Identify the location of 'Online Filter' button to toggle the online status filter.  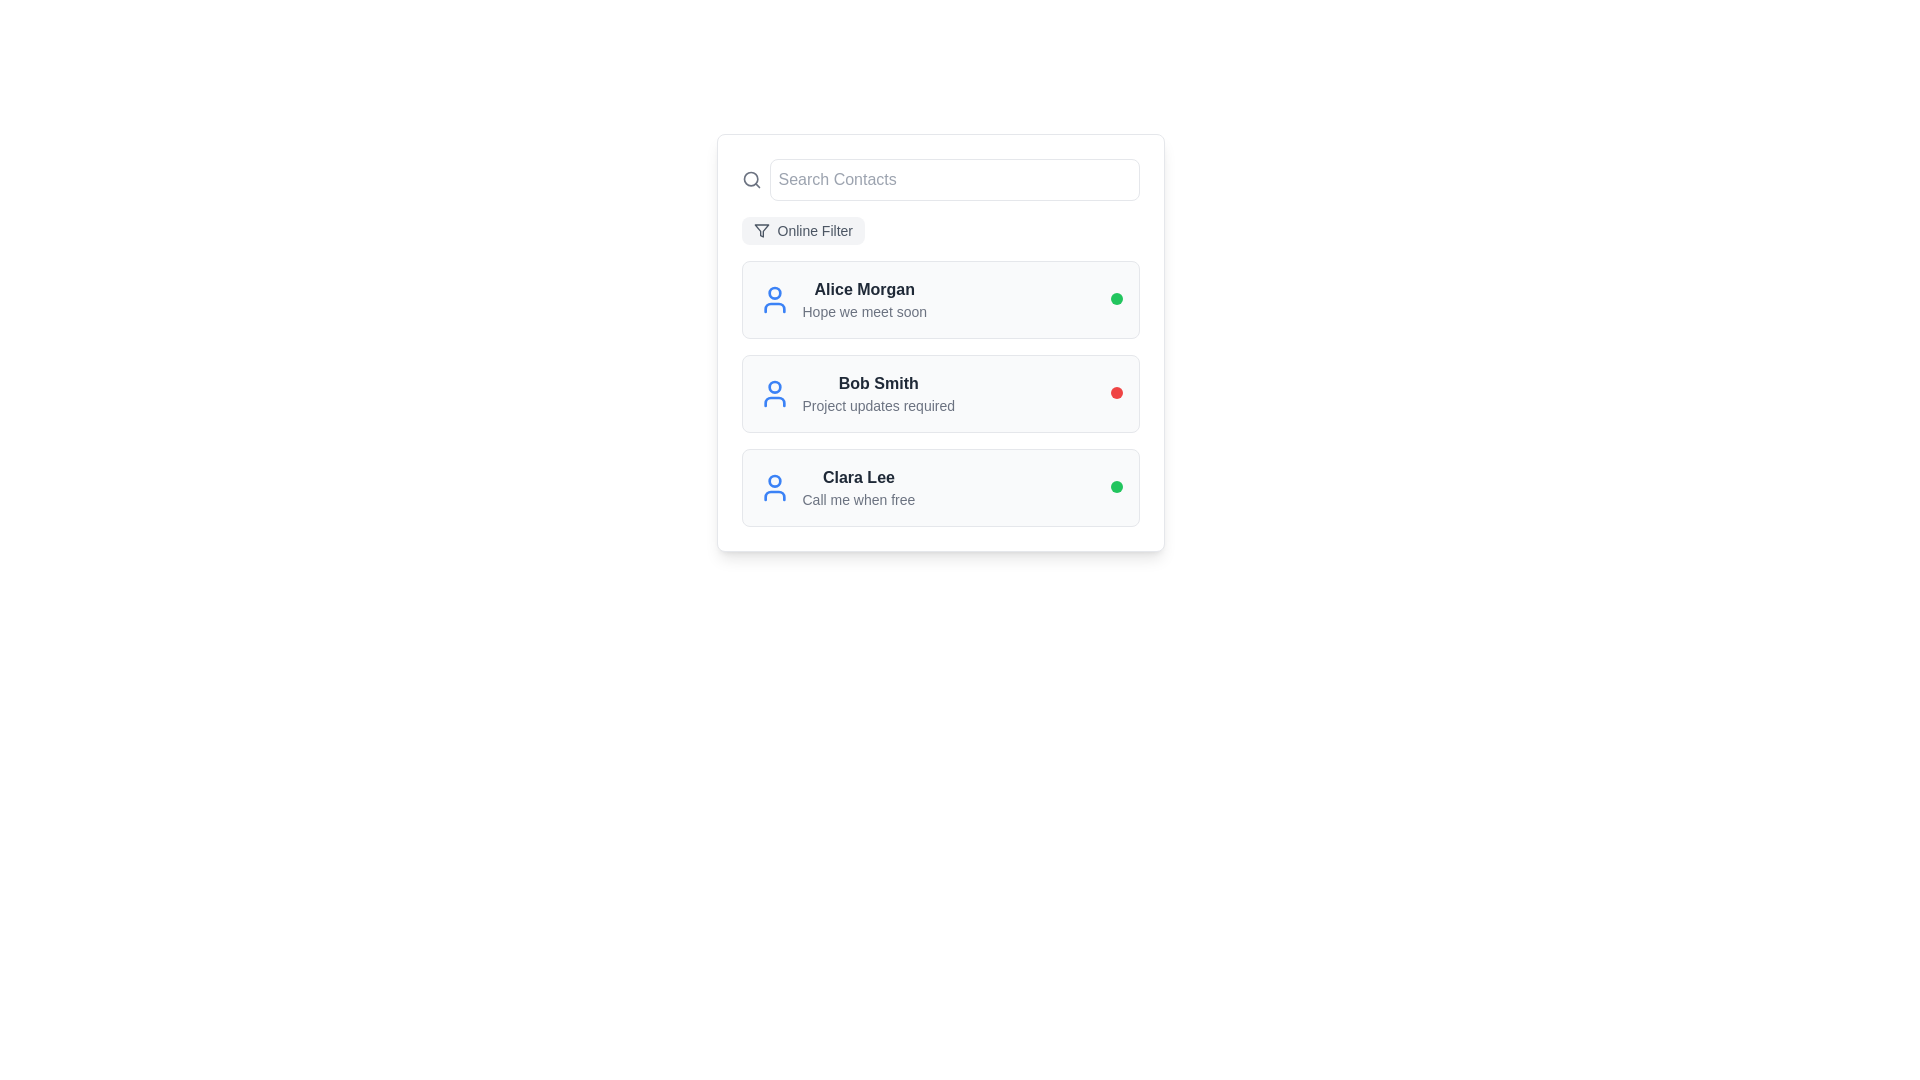
(802, 230).